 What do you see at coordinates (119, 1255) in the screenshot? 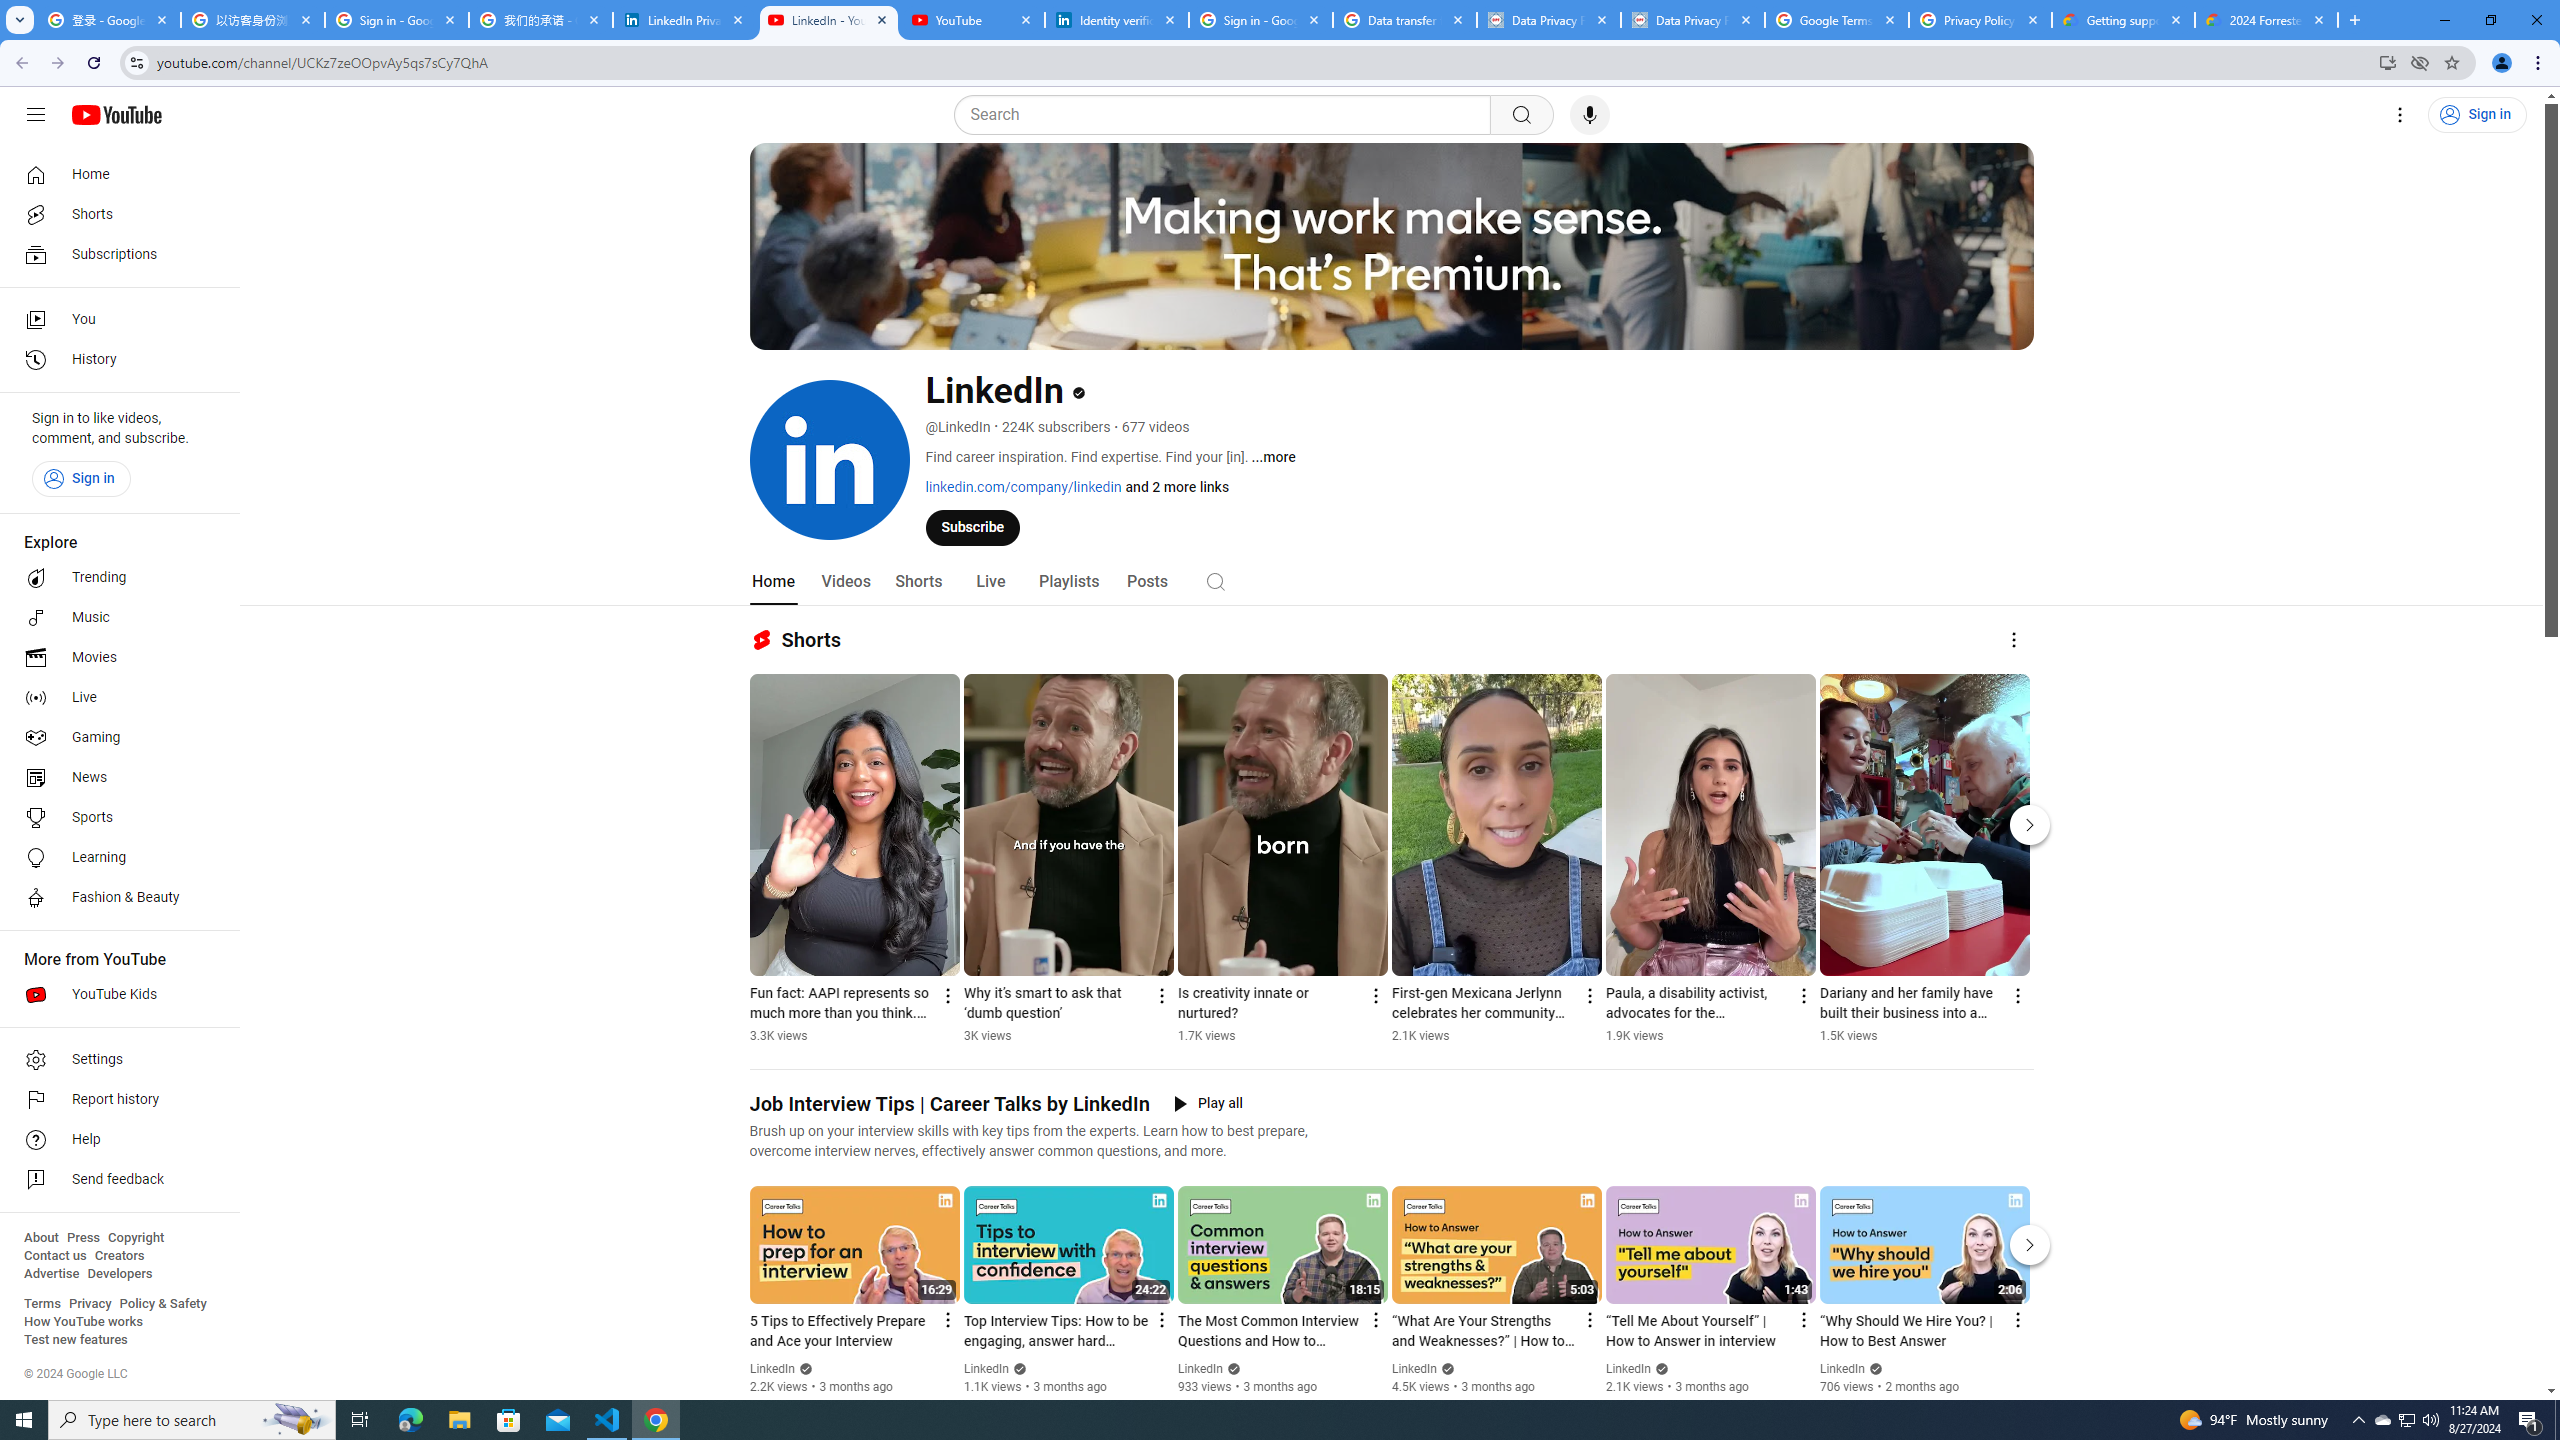
I see `'Creators'` at bounding box center [119, 1255].